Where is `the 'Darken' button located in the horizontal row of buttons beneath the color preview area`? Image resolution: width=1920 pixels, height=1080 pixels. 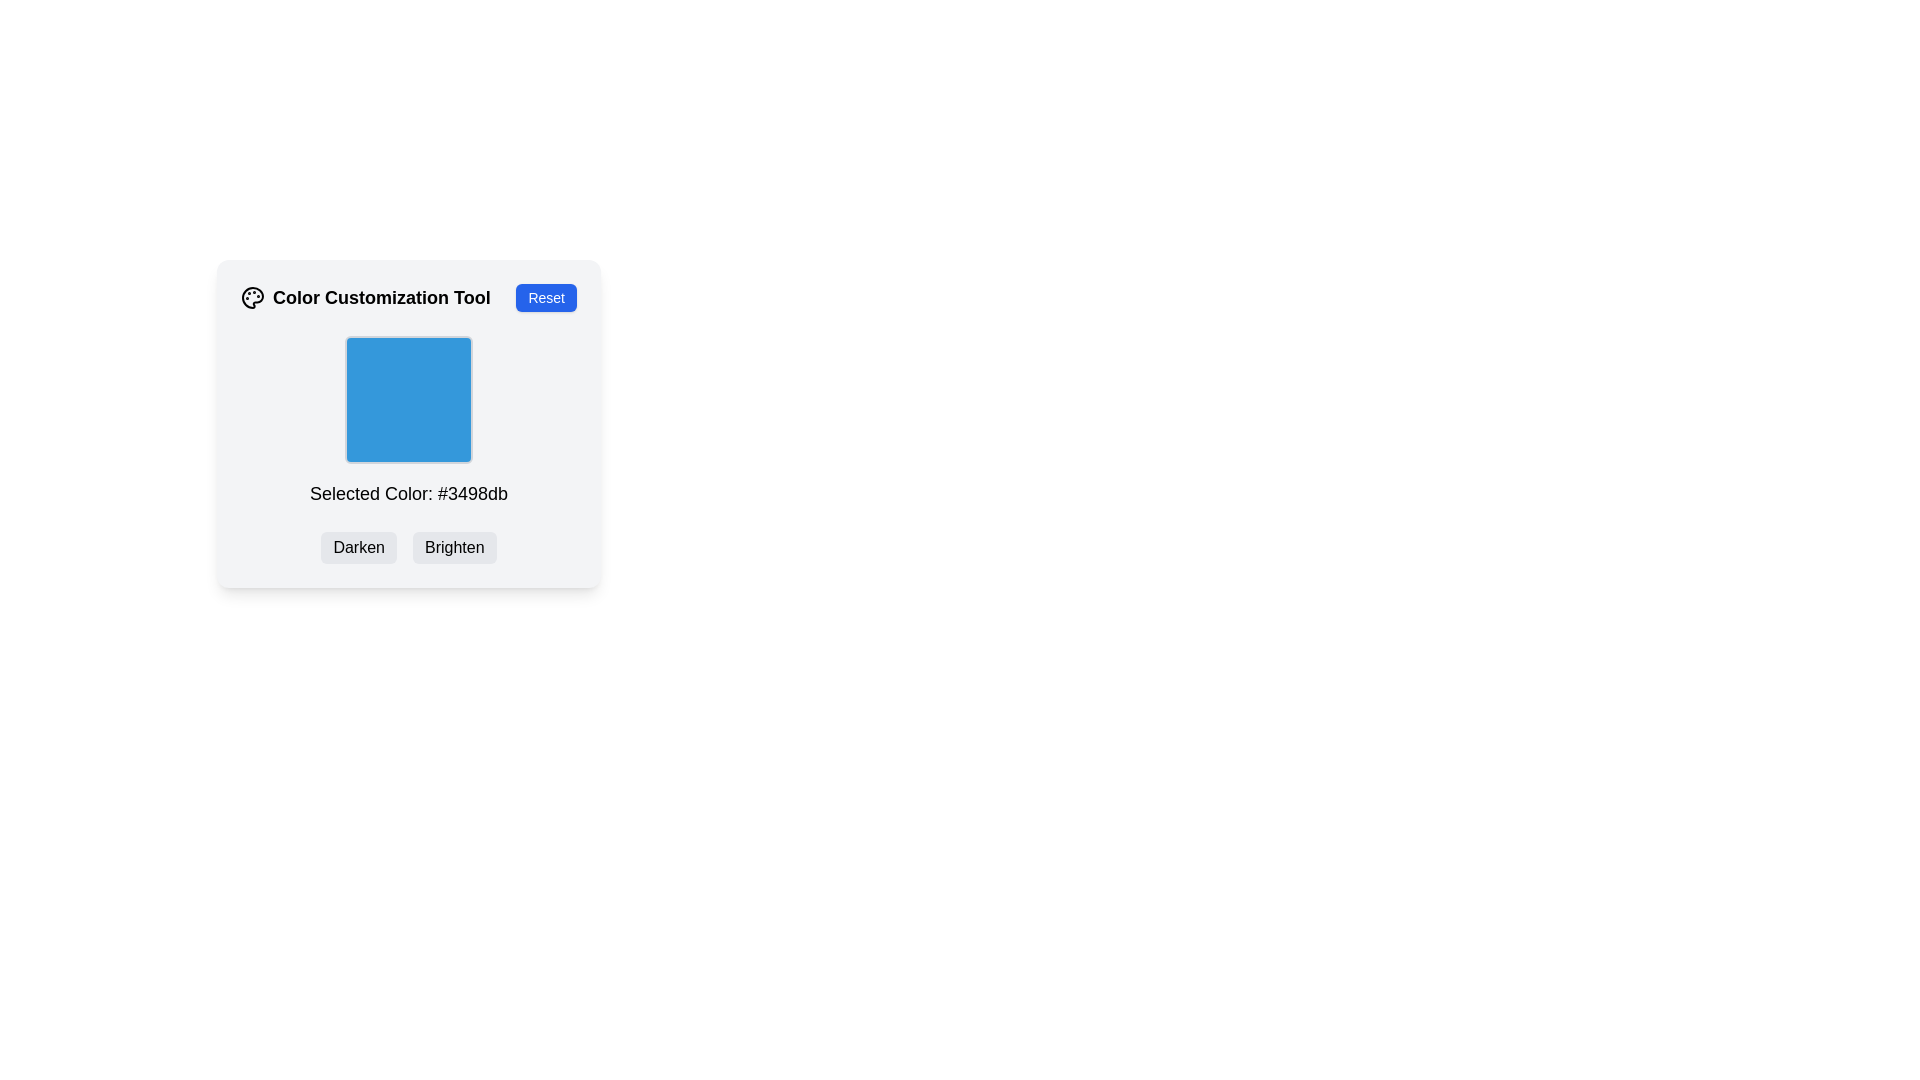
the 'Darken' button located in the horizontal row of buttons beneath the color preview area is located at coordinates (359, 547).